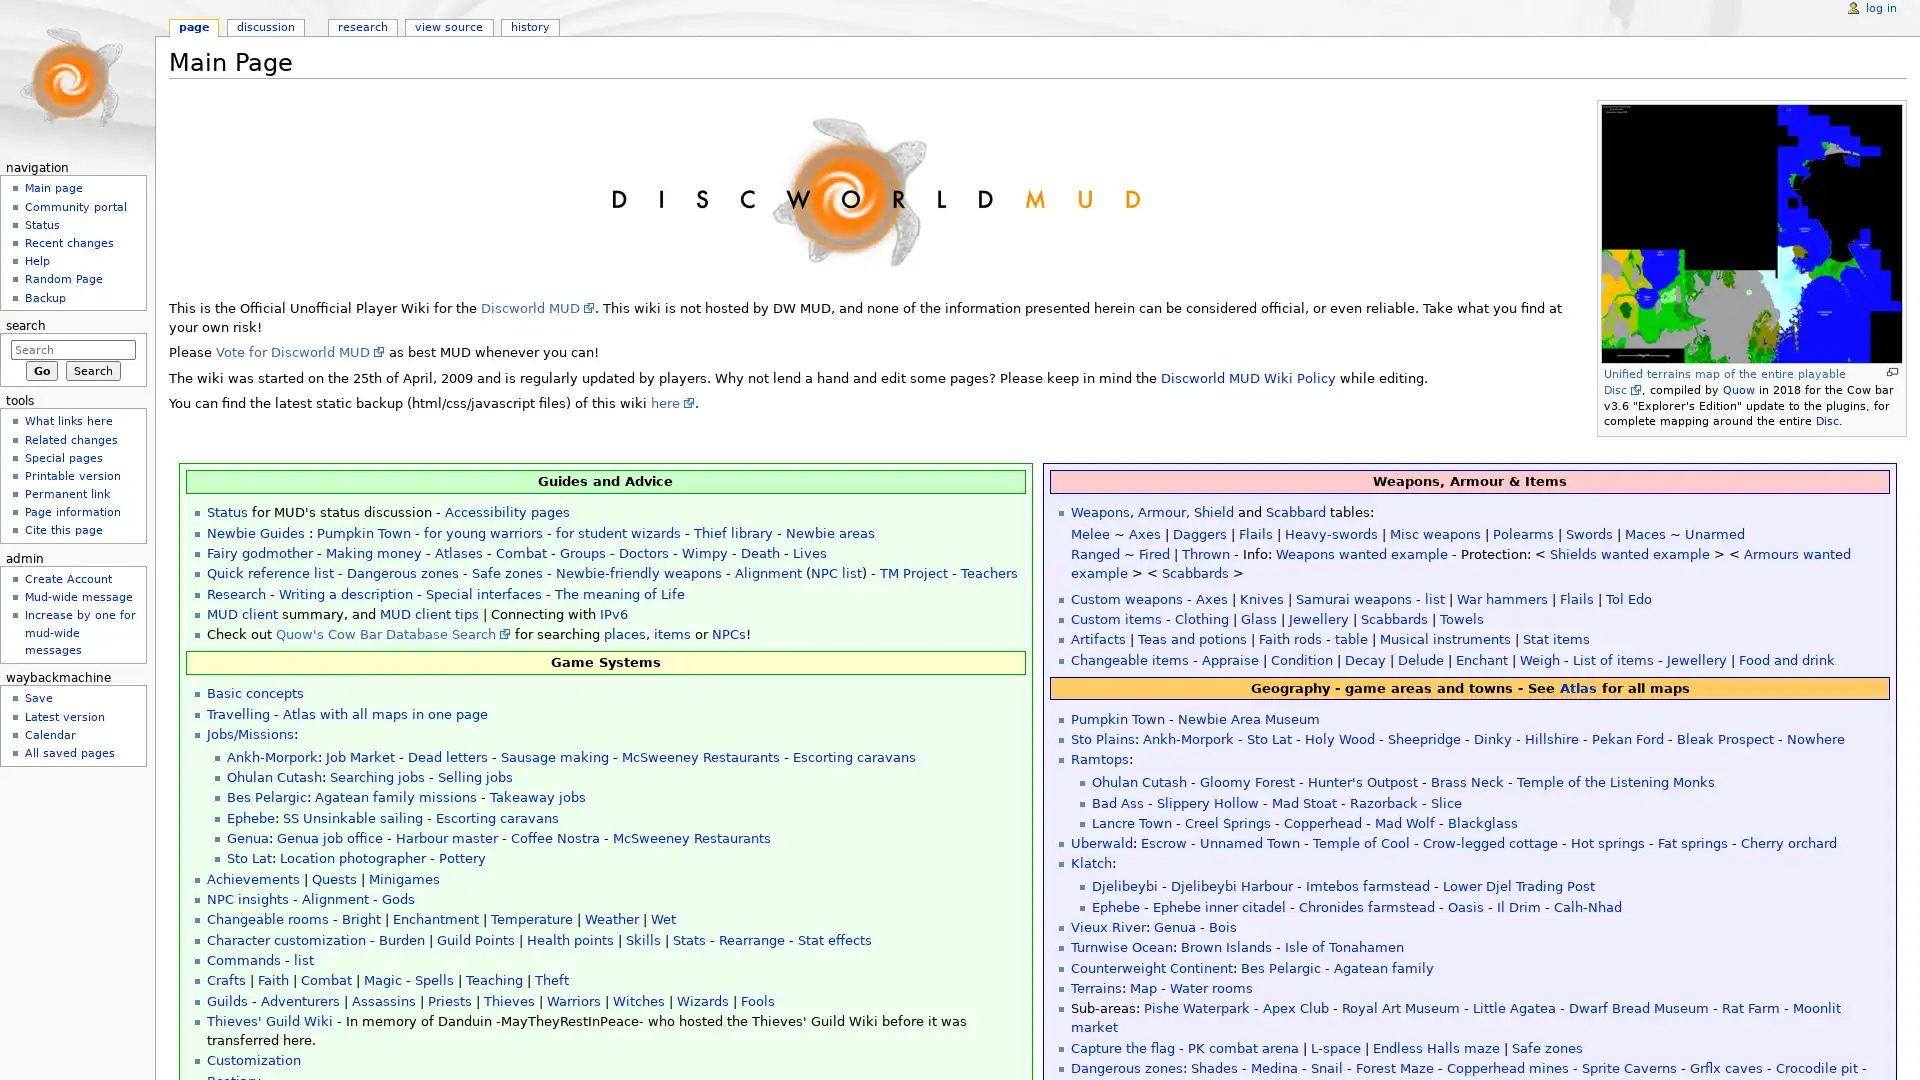 This screenshot has height=1080, width=1920. I want to click on Search, so click(92, 370).